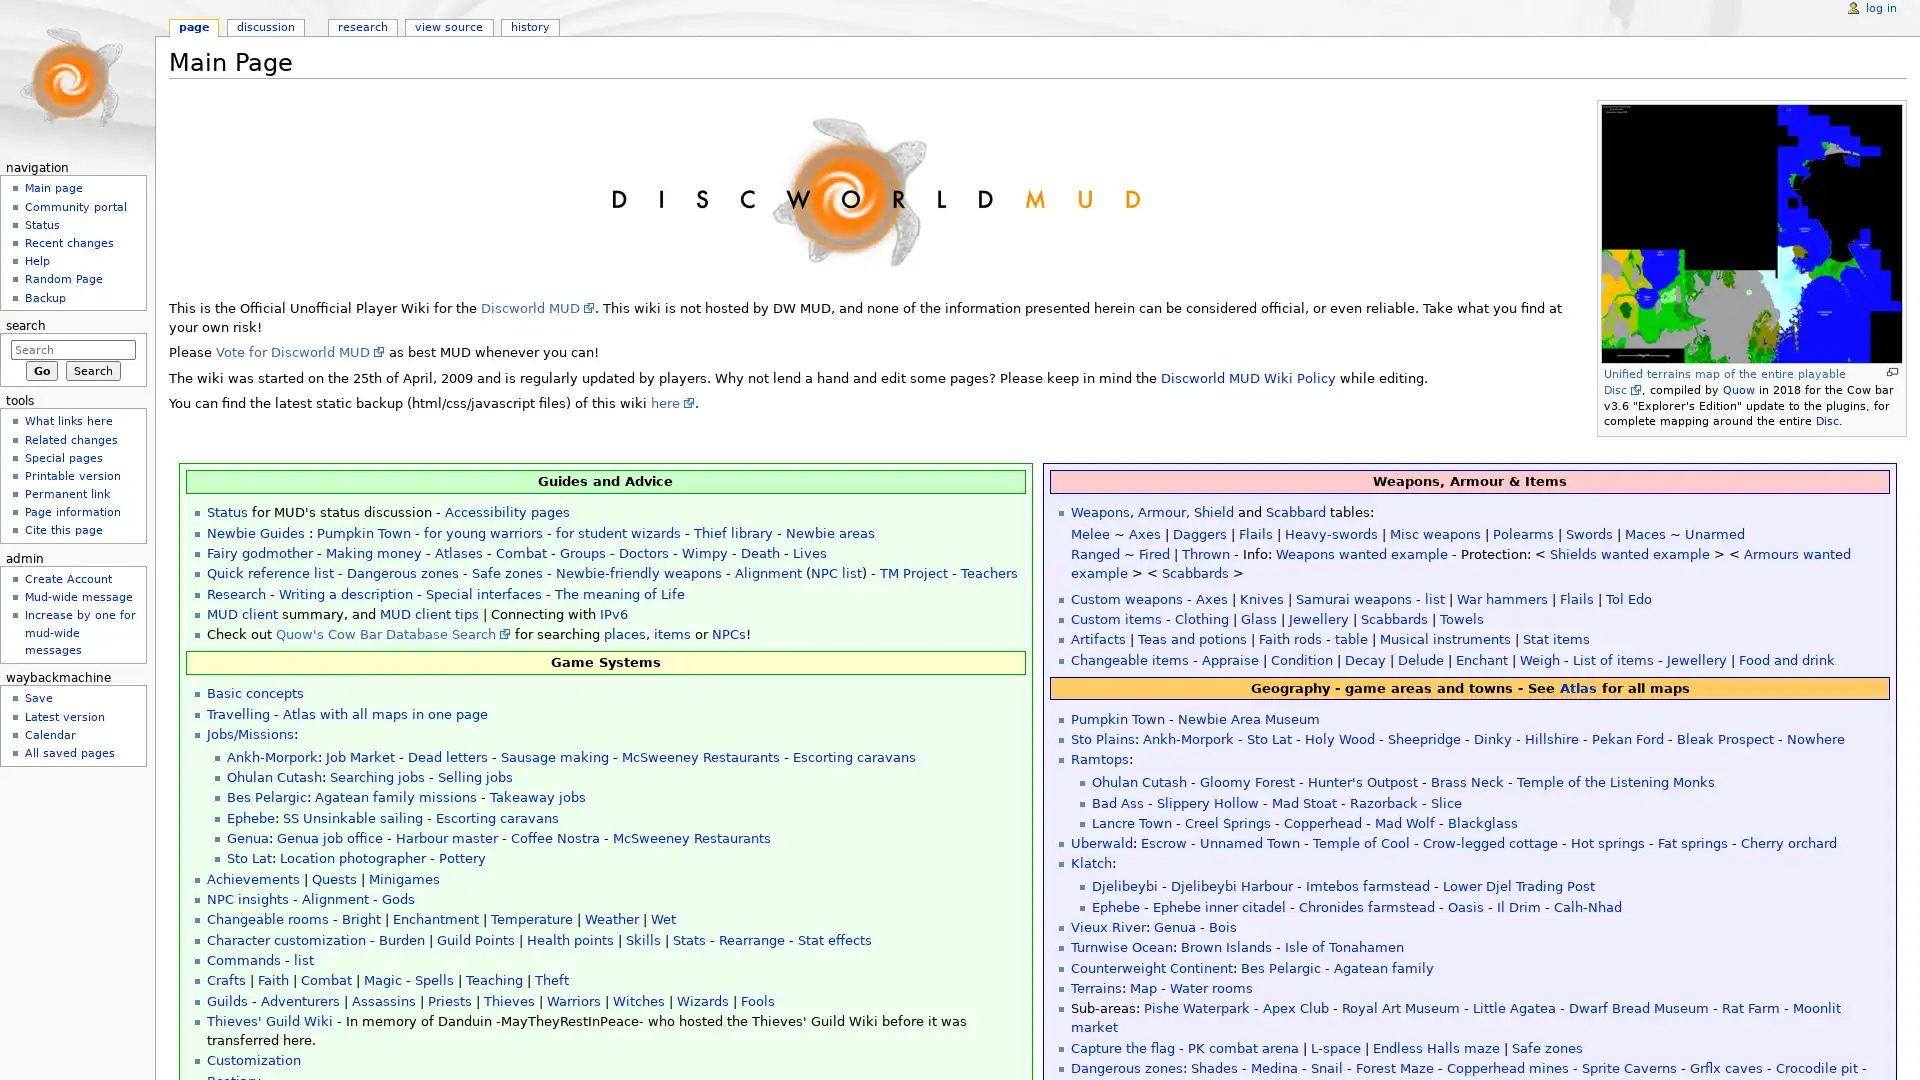 This screenshot has height=1080, width=1920. I want to click on Search, so click(92, 370).